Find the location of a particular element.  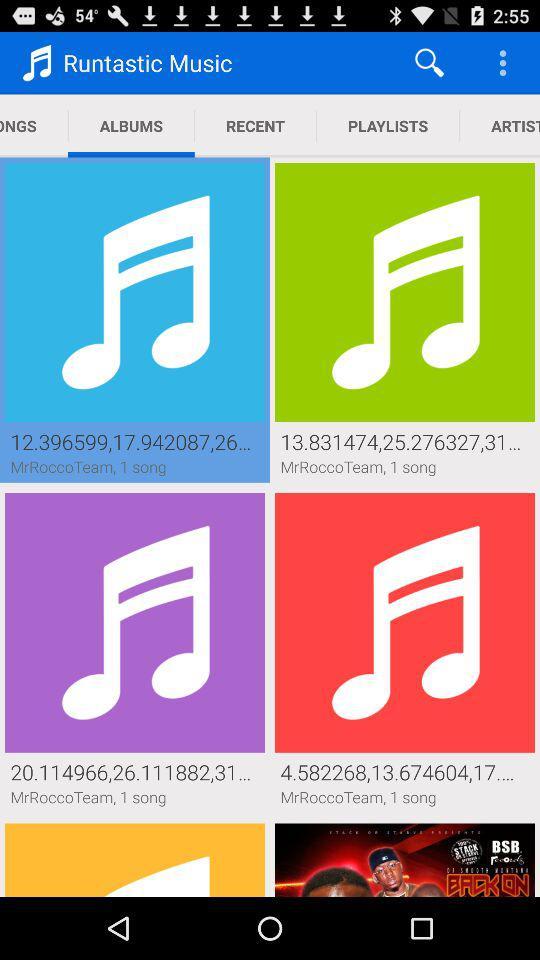

the app to the right of recent app is located at coordinates (428, 62).